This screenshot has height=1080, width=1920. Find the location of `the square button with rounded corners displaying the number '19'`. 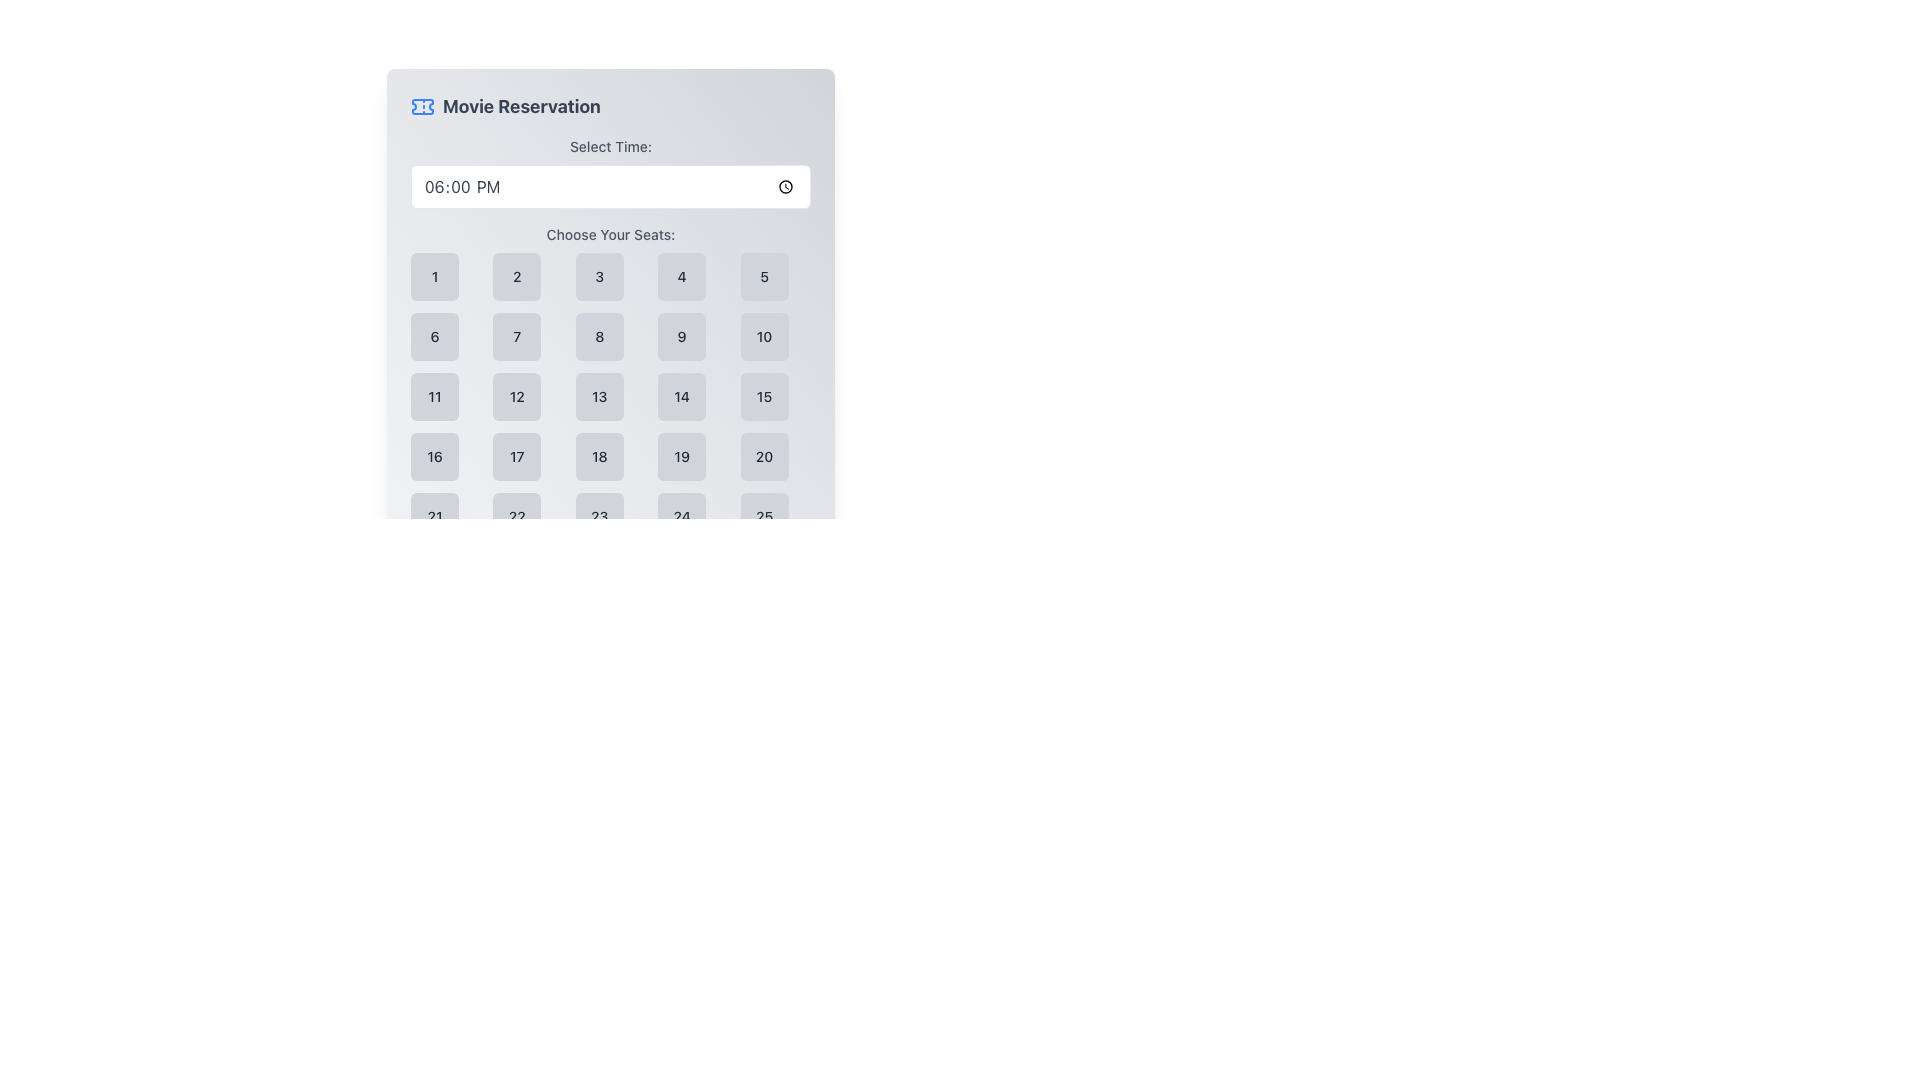

the square button with rounded corners displaying the number '19' is located at coordinates (682, 456).